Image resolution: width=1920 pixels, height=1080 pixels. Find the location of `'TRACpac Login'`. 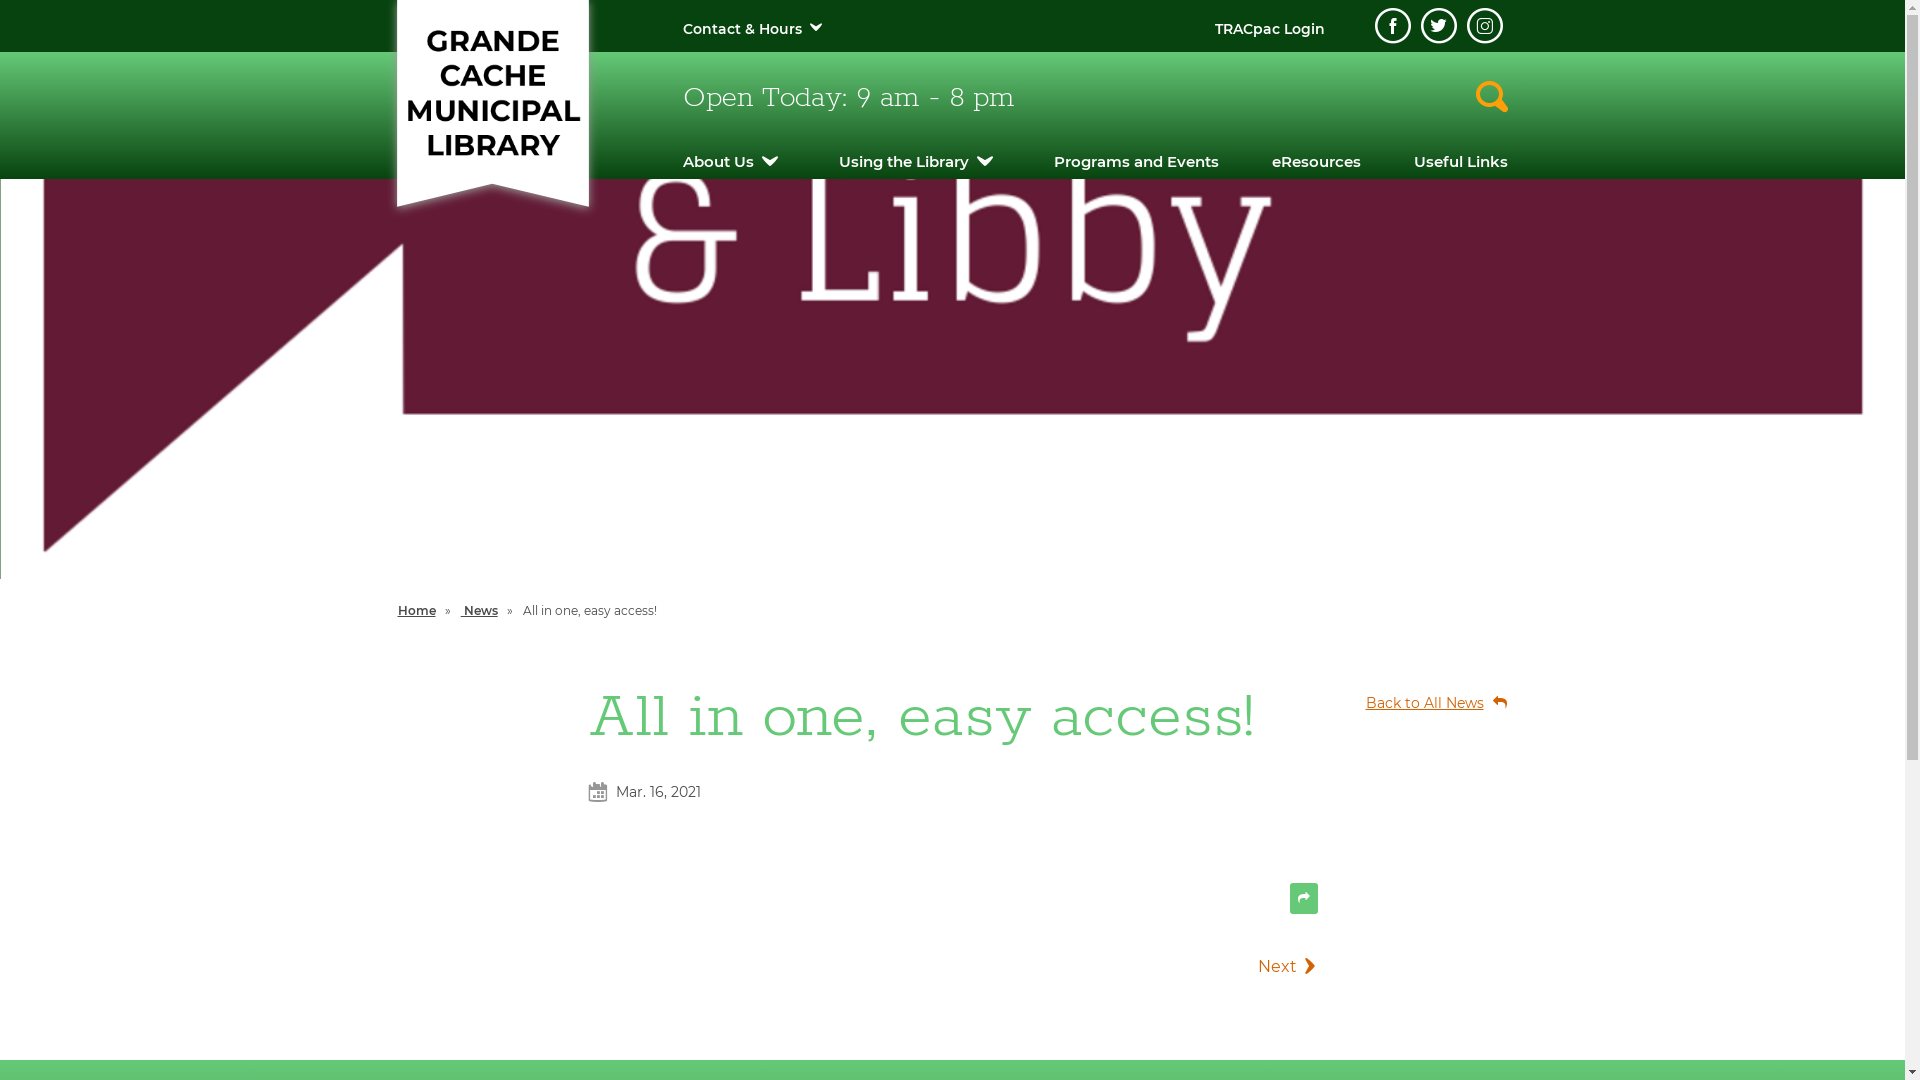

'TRACpac Login' is located at coordinates (1267, 29).